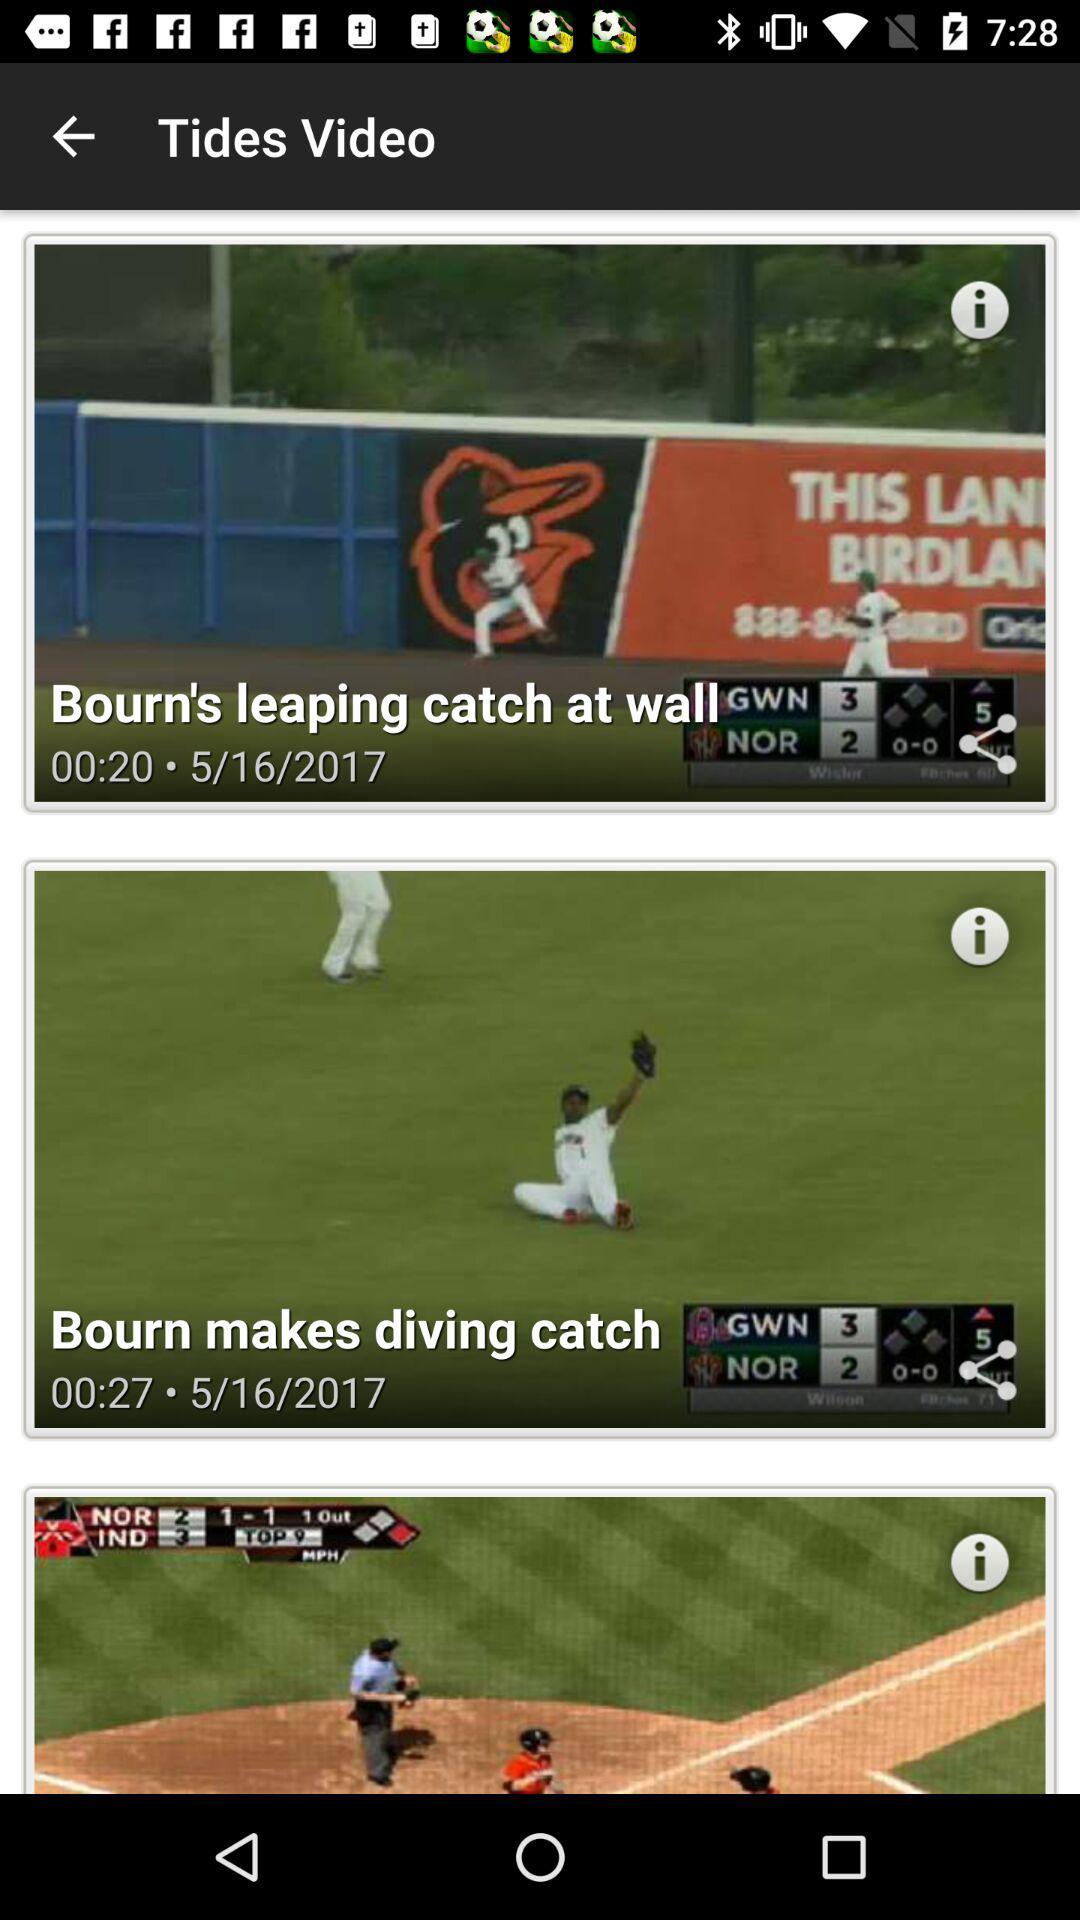 The width and height of the screenshot is (1080, 1920). I want to click on share the article, so click(986, 1369).